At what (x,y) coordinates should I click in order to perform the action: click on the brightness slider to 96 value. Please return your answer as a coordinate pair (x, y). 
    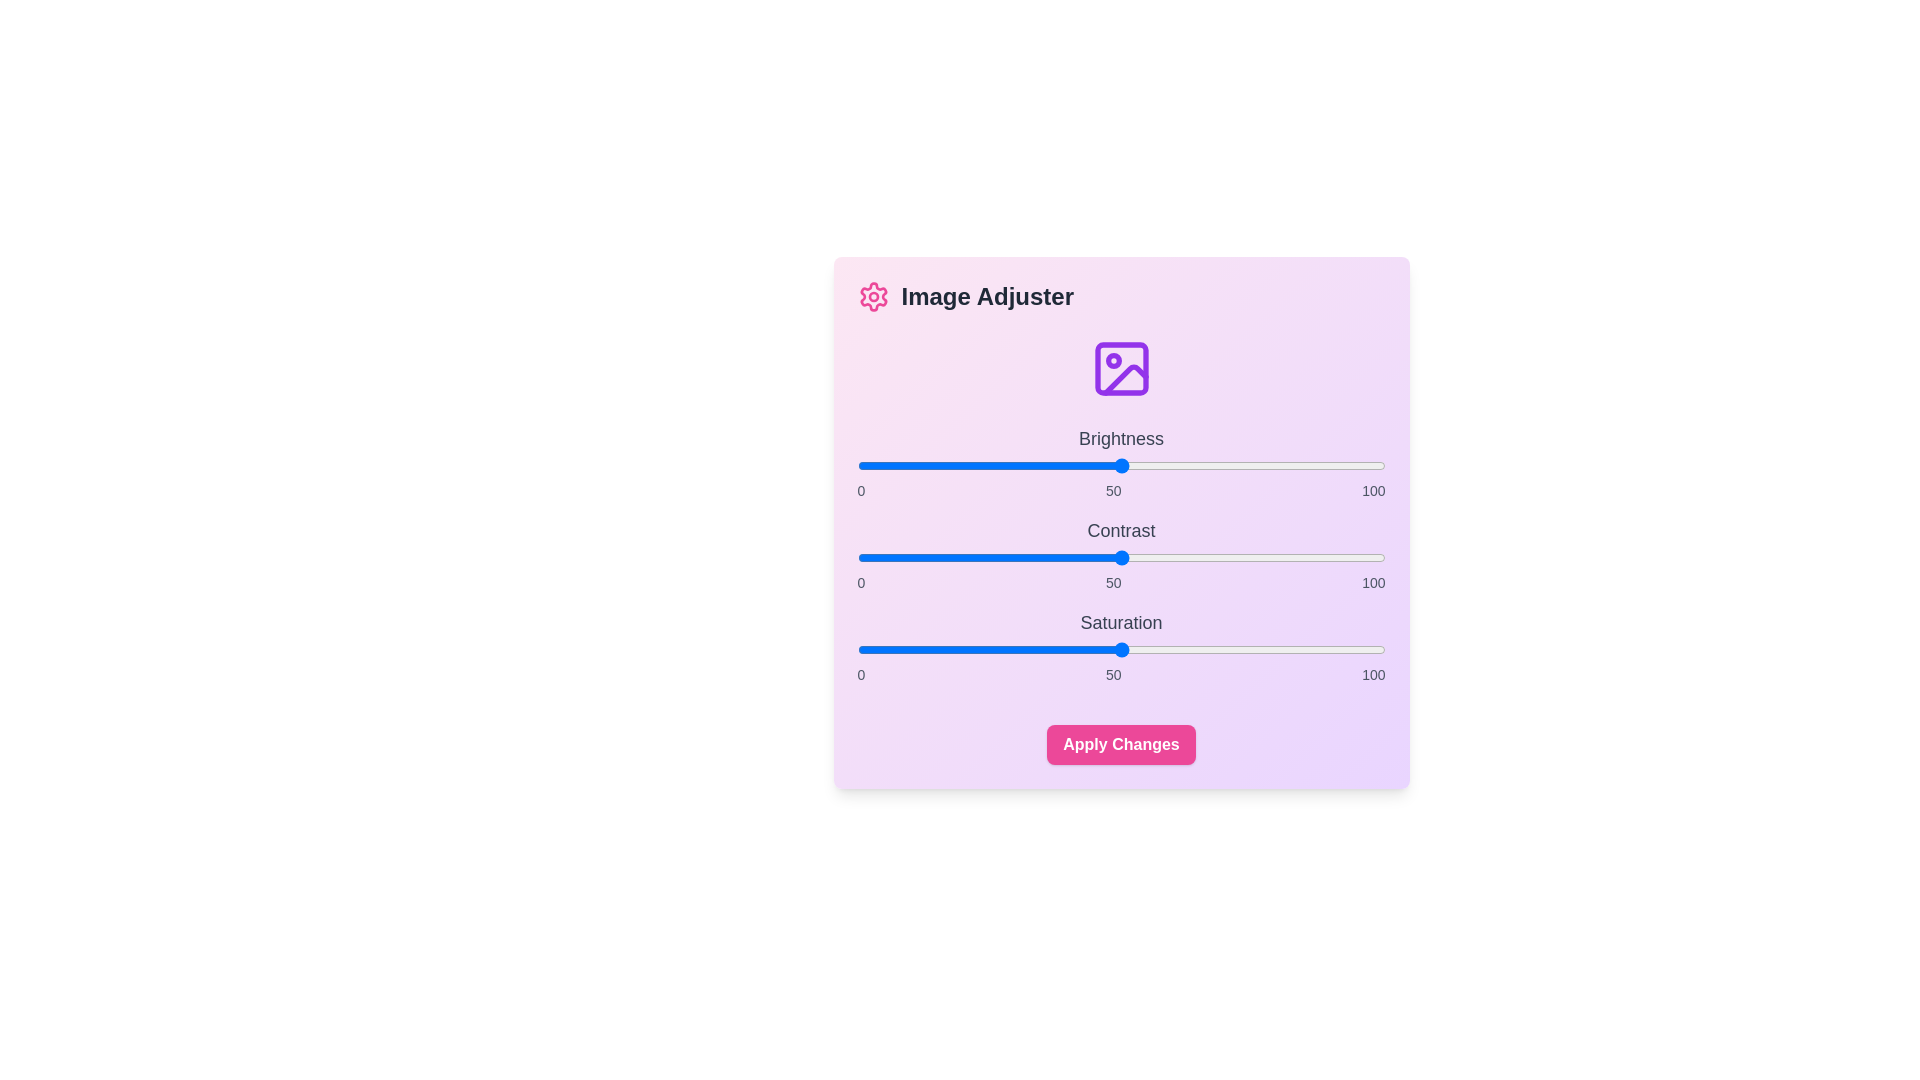
    Looking at the image, I should click on (1363, 466).